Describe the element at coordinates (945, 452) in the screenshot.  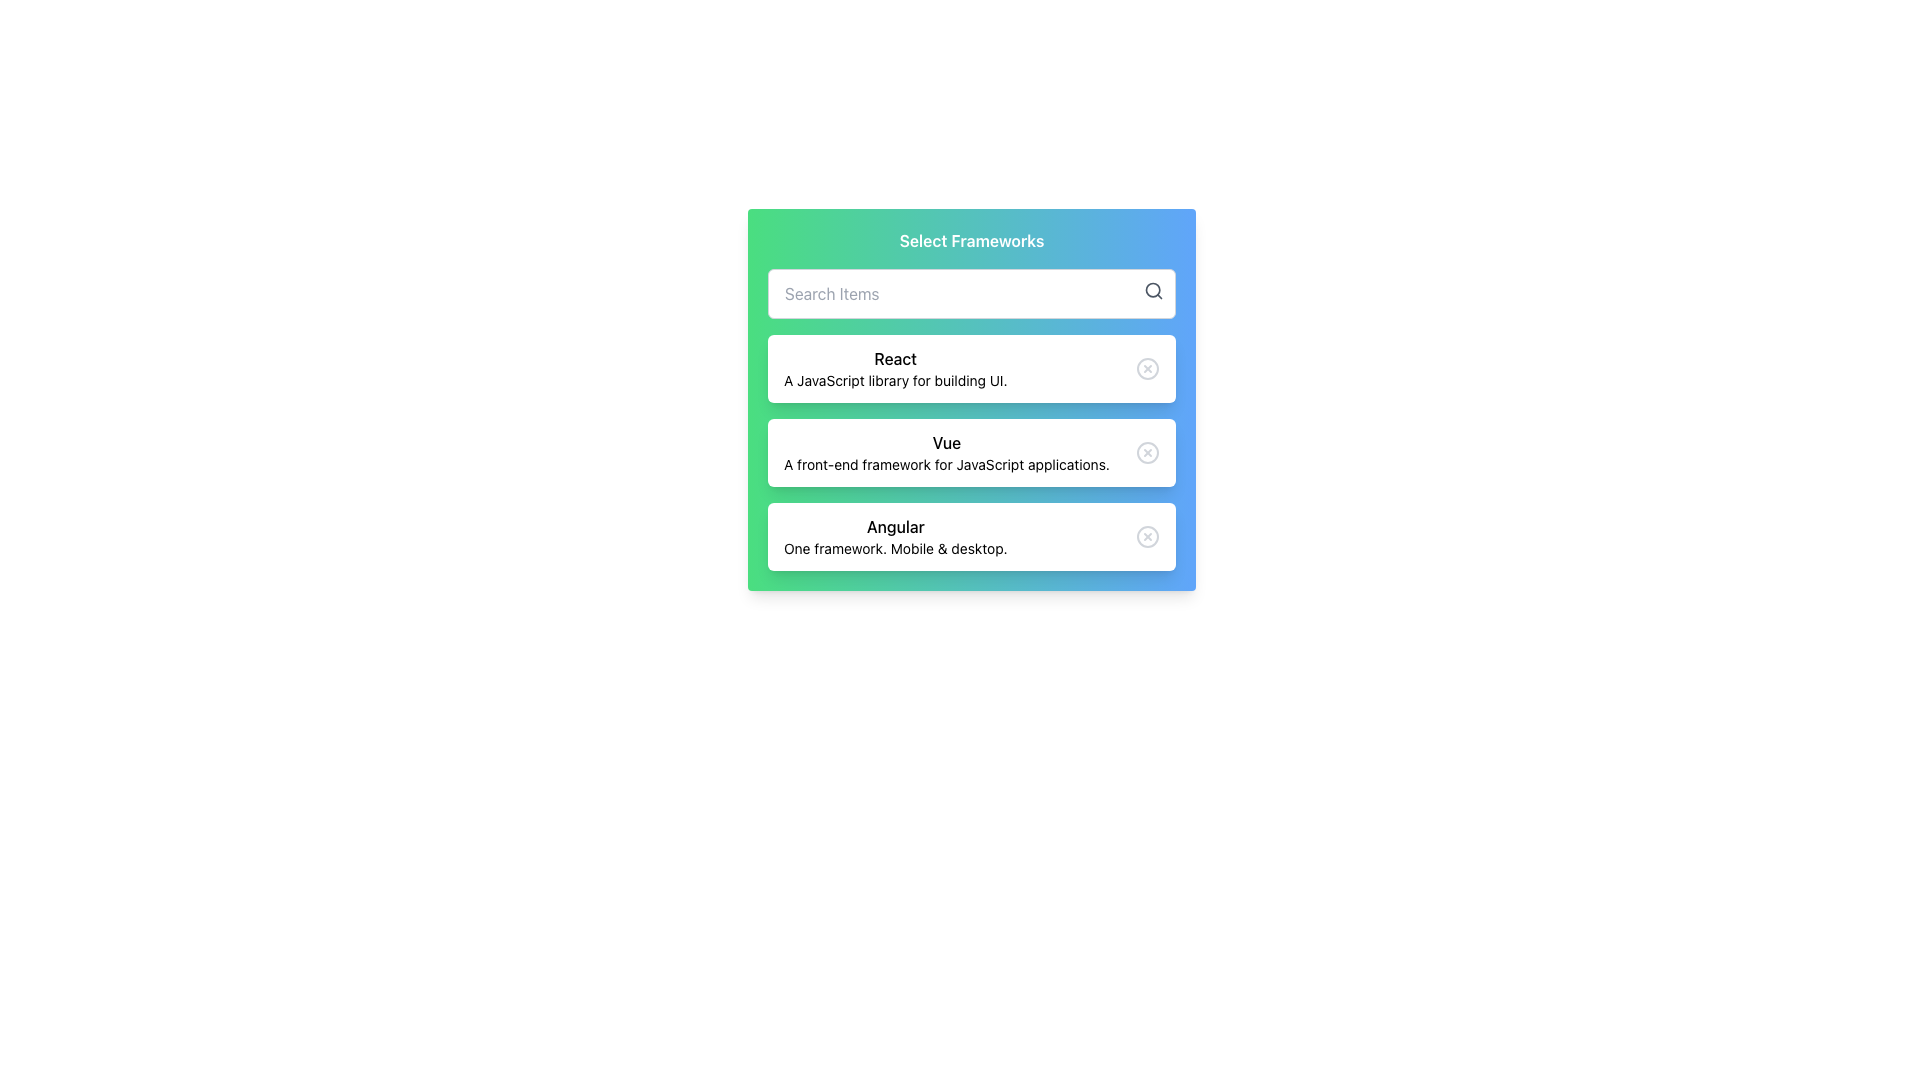
I see `the 'Vue' JavaScript framework option within the selection menu` at that location.